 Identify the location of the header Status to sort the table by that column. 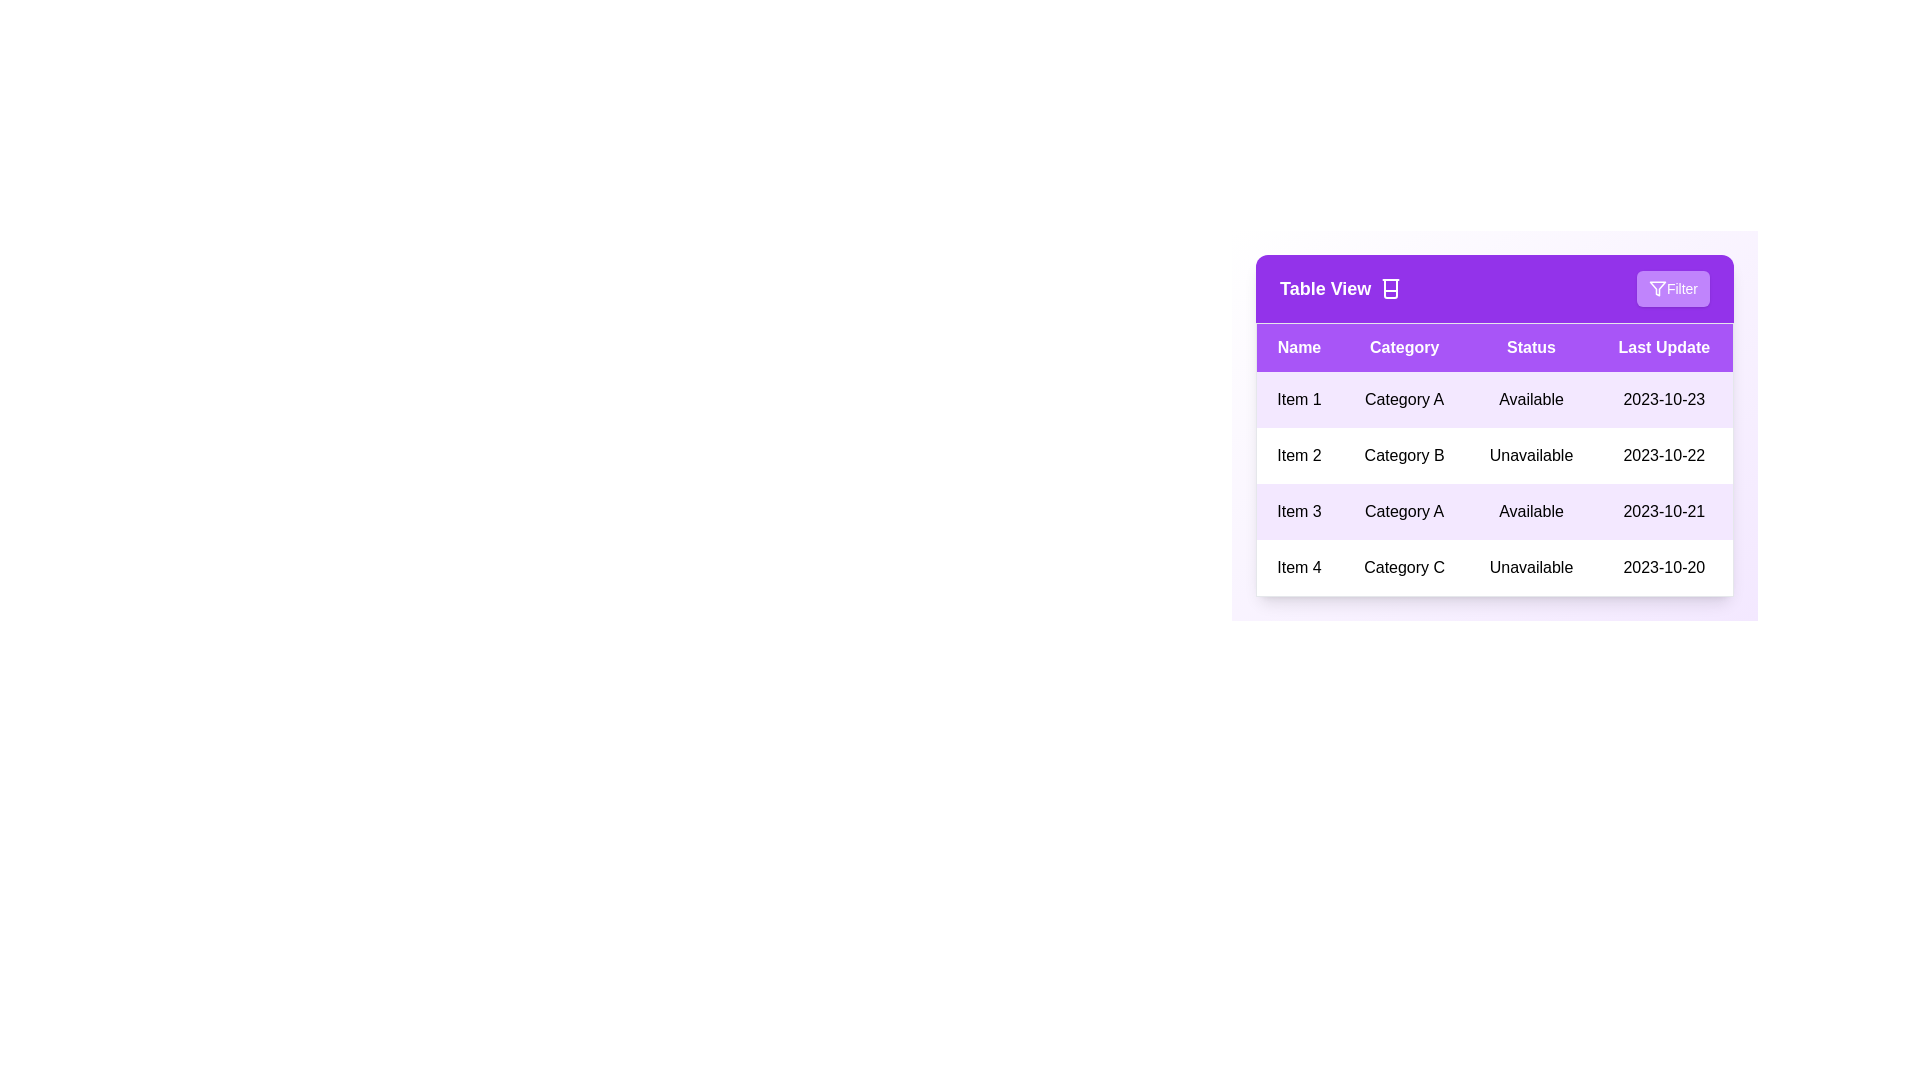
(1530, 346).